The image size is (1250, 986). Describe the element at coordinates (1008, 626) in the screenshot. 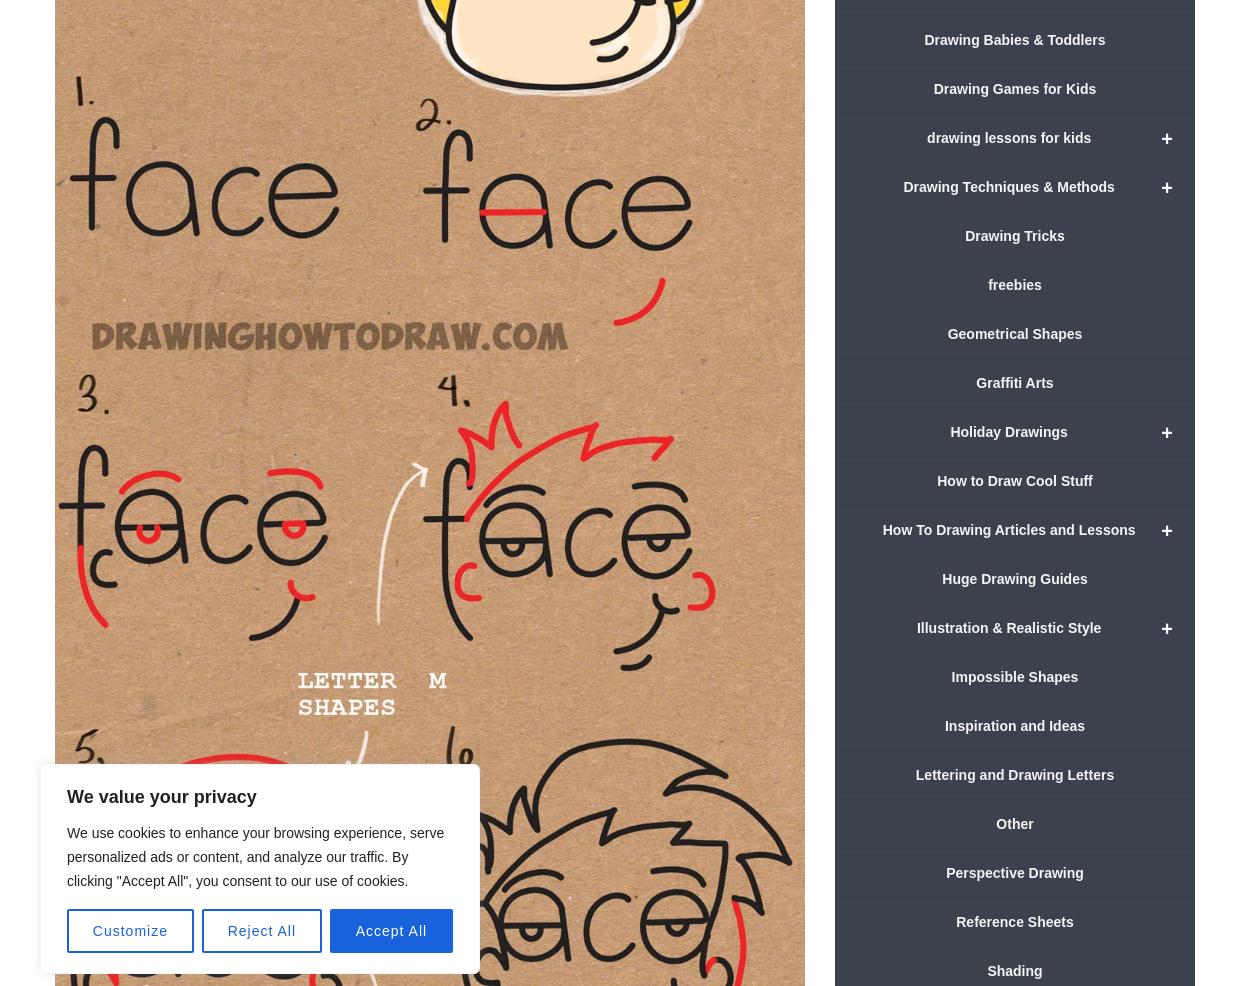

I see `'Illustration & Realistic Style'` at that location.